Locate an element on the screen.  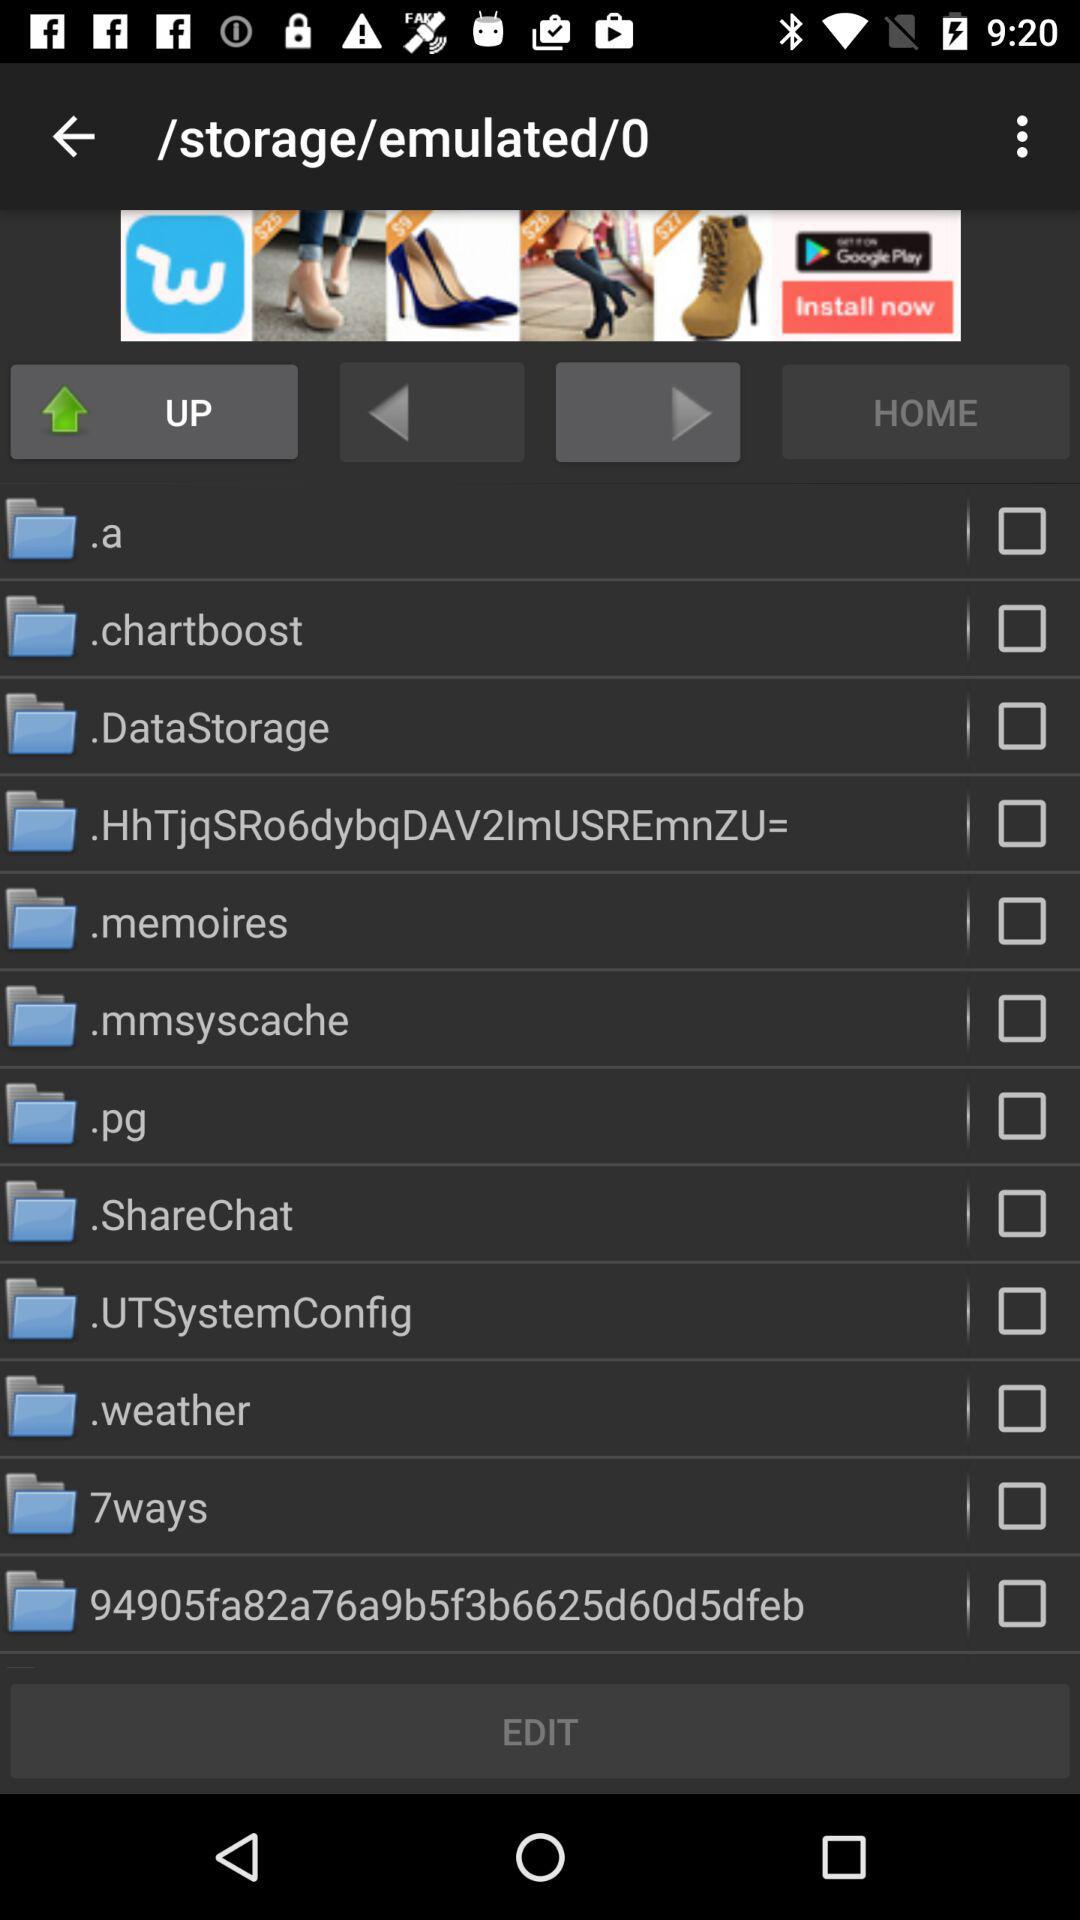
next is located at coordinates (648, 411).